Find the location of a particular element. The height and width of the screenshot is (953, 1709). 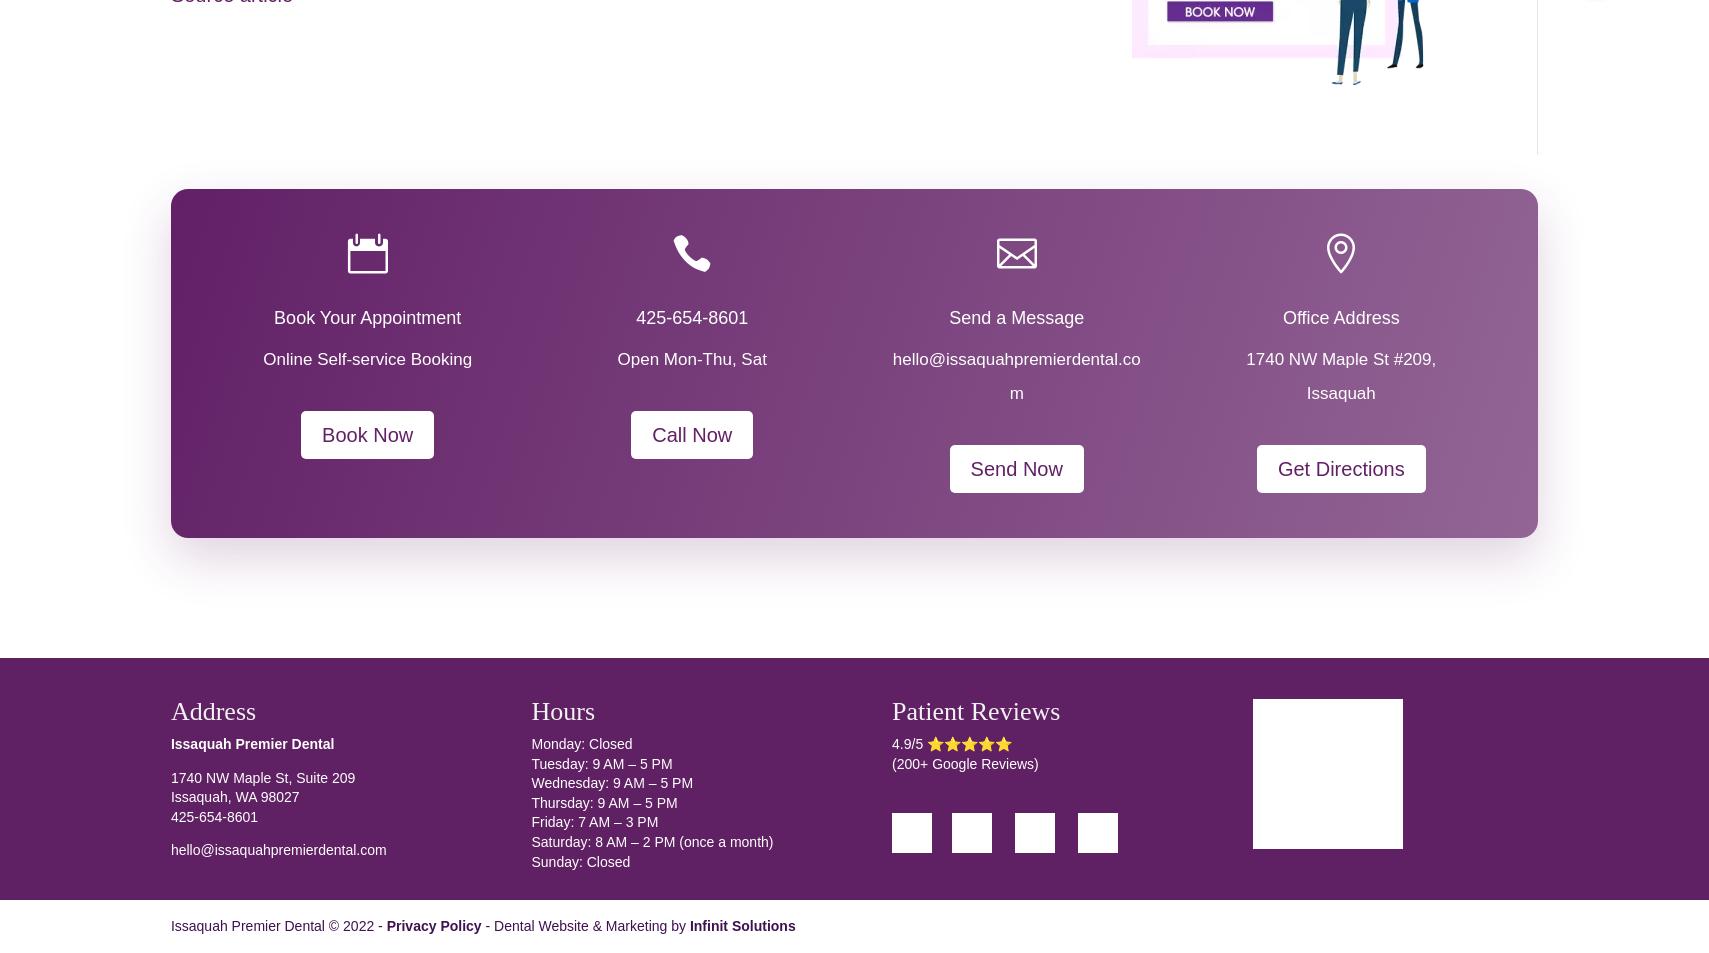

'Wednesday: 9 AM – 5 PM' is located at coordinates (610, 782).